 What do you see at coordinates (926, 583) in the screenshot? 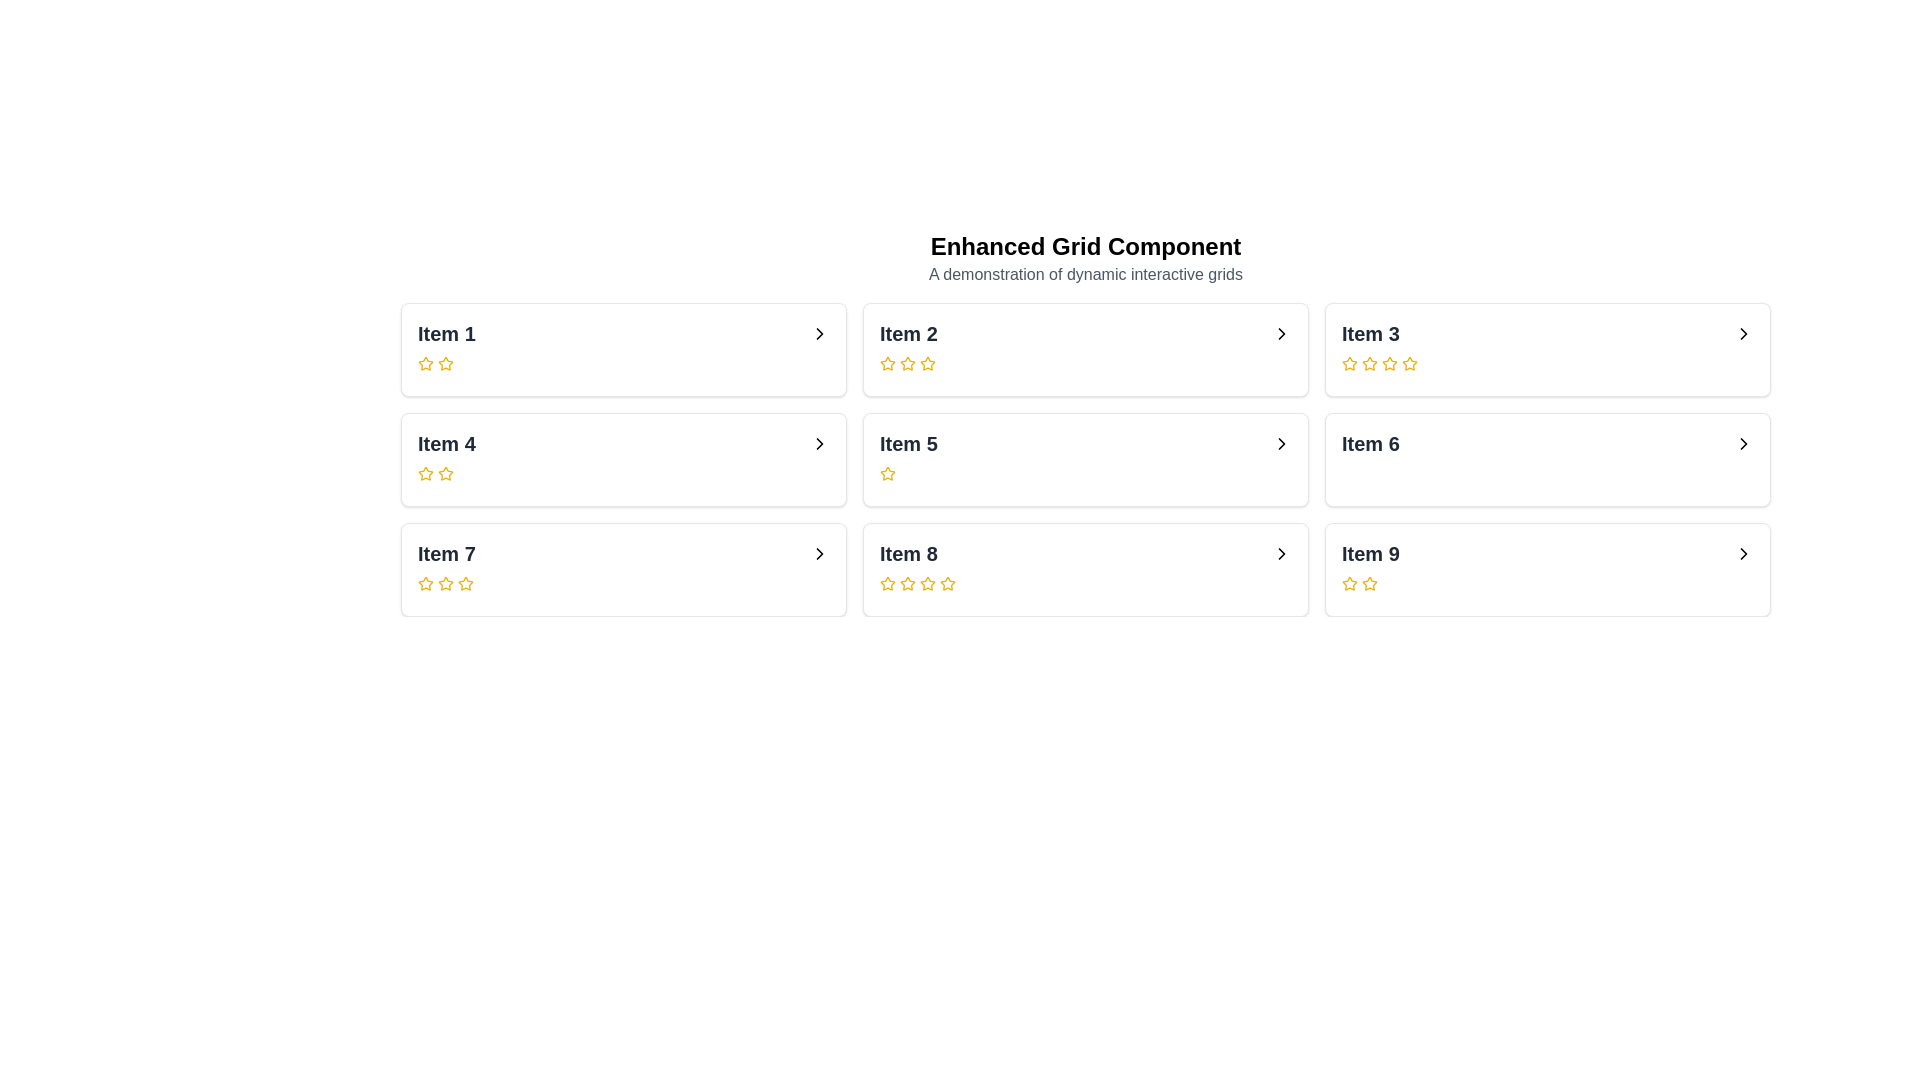
I see `the fourth star-shaped icon in the rating row below the 'Item 8' label to rate it` at bounding box center [926, 583].